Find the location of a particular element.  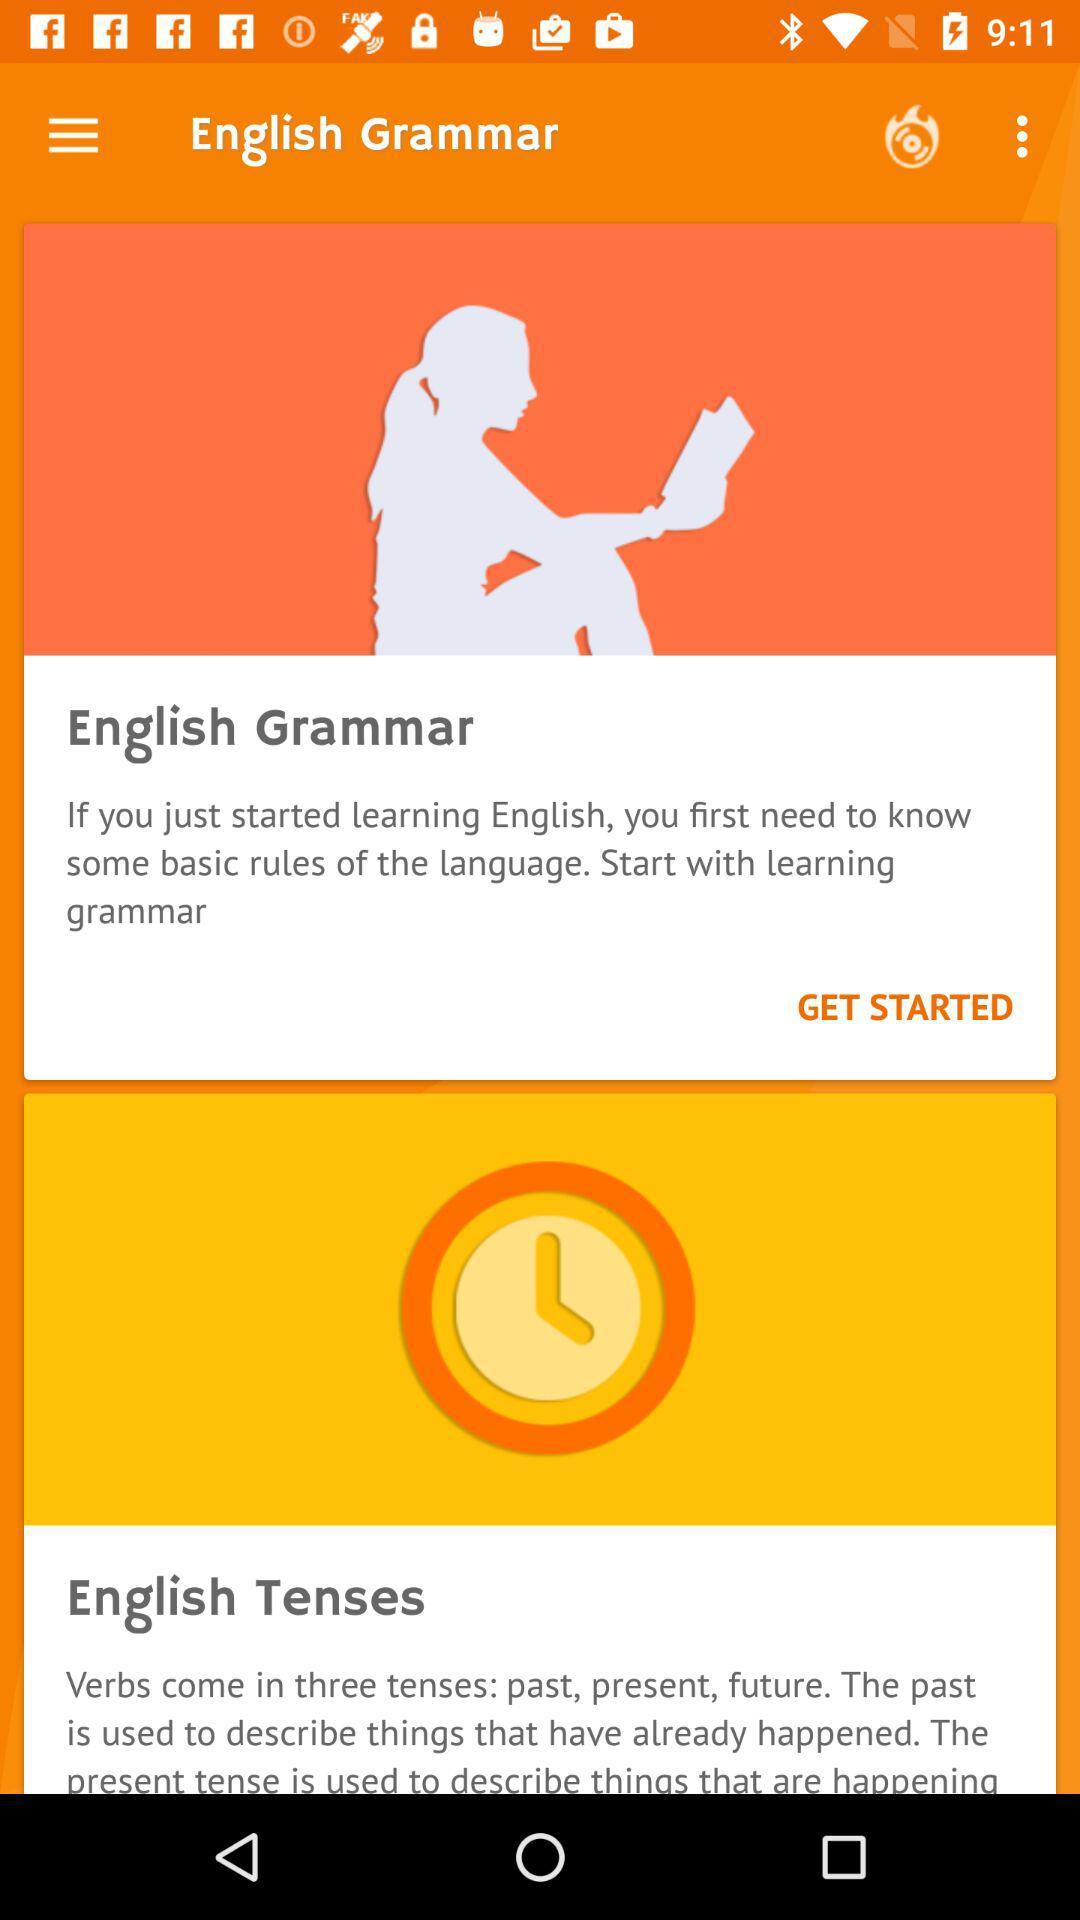

item next to the english grammar is located at coordinates (911, 135).